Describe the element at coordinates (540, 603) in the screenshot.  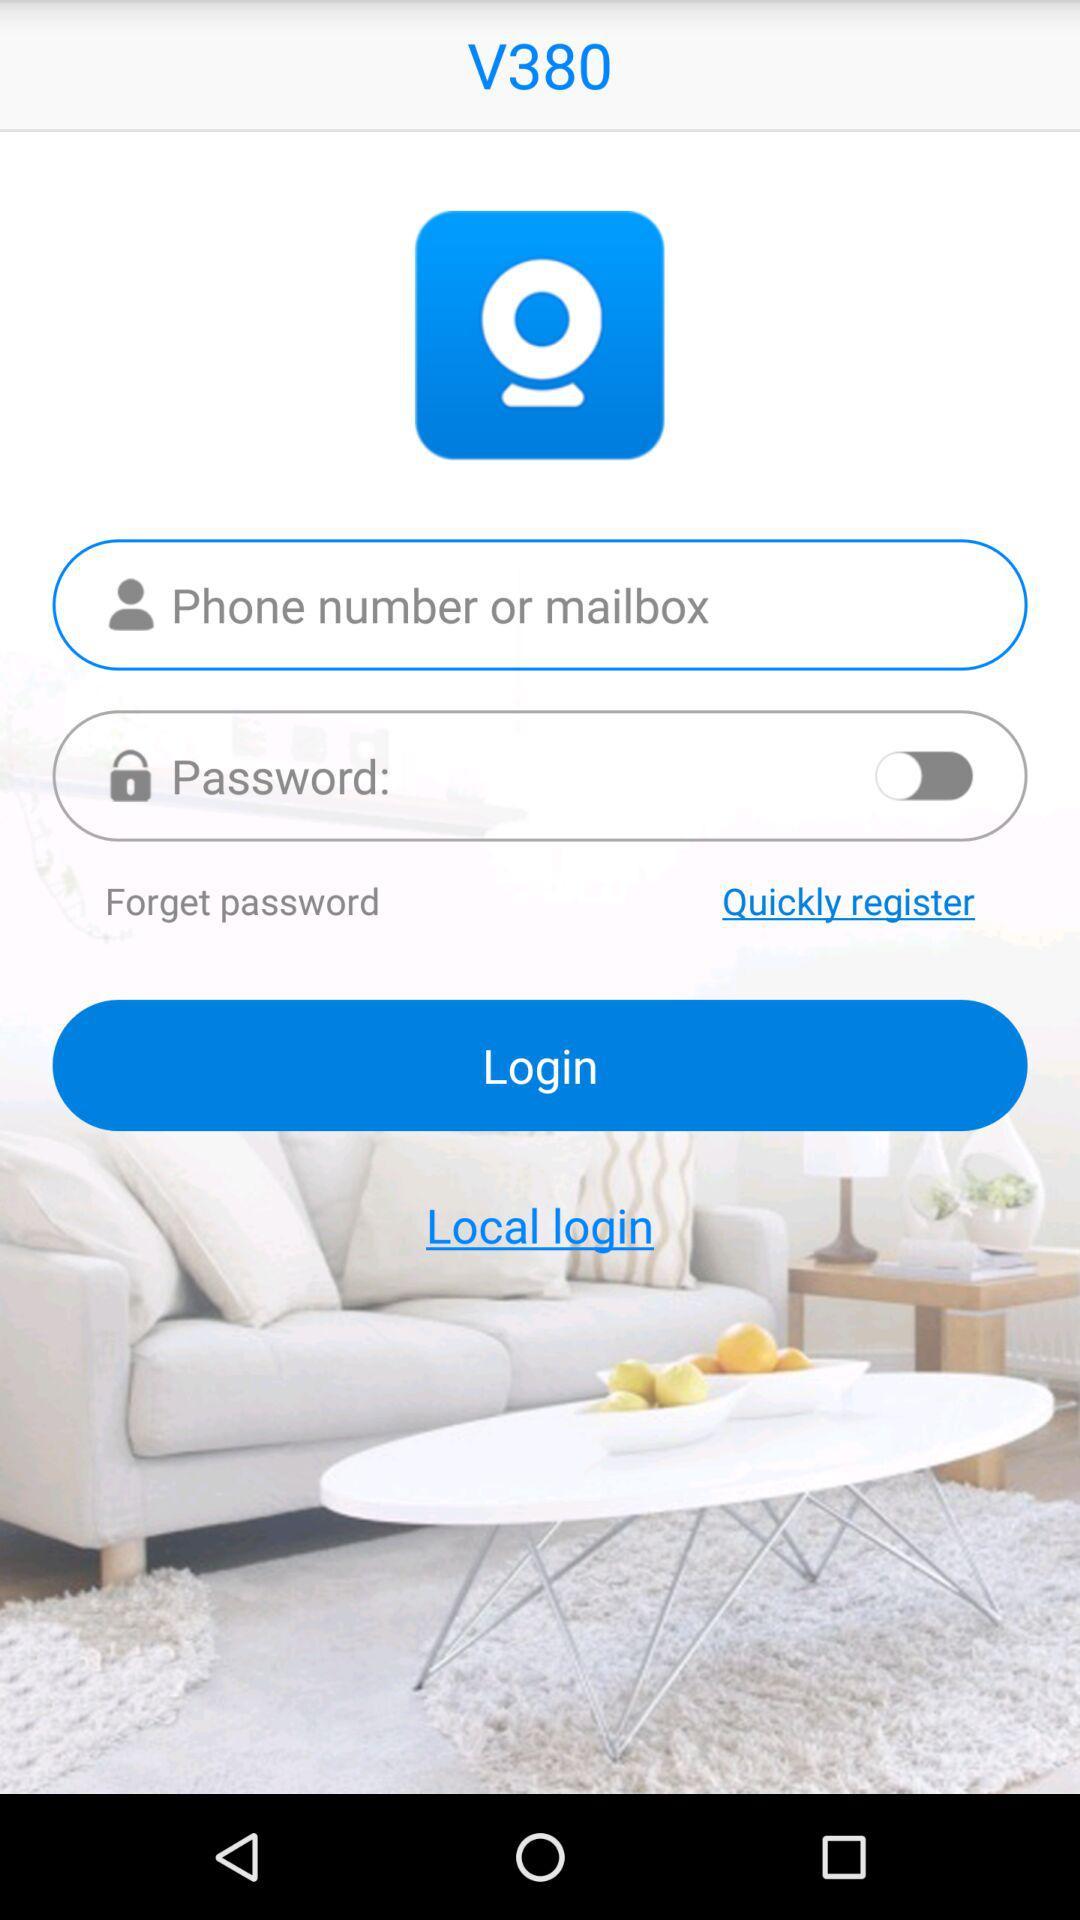
I see `your phone number or email` at that location.